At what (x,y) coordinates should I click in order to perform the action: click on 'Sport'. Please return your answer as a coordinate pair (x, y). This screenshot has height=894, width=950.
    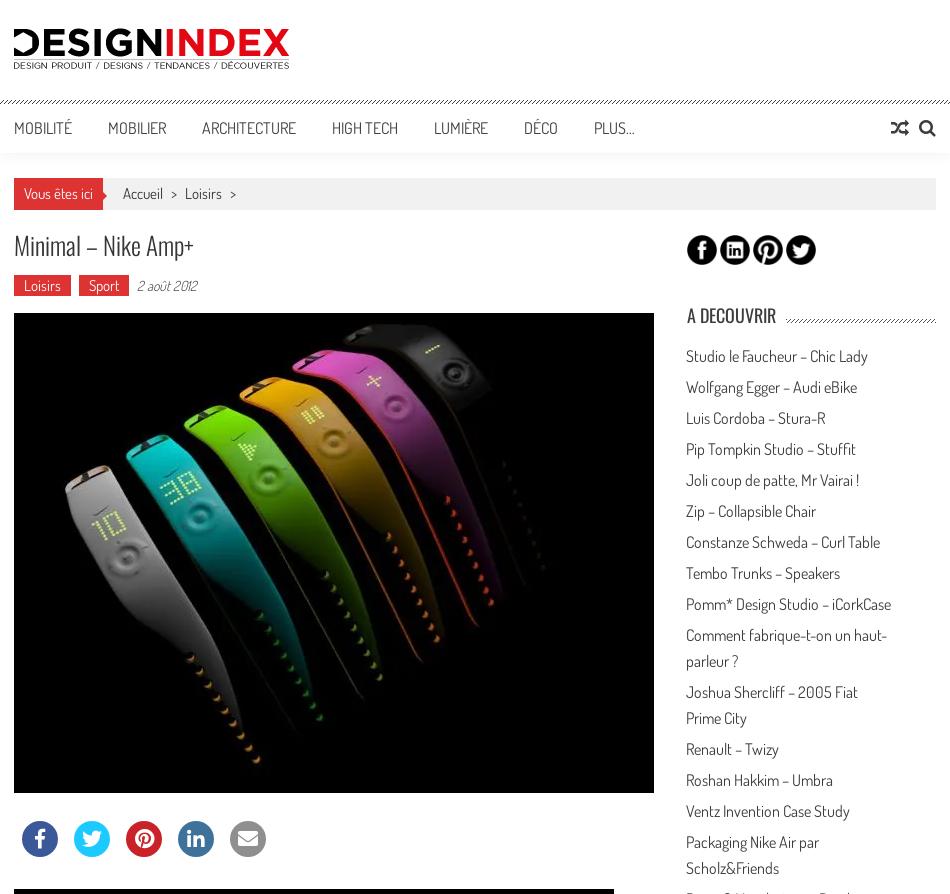
    Looking at the image, I should click on (104, 284).